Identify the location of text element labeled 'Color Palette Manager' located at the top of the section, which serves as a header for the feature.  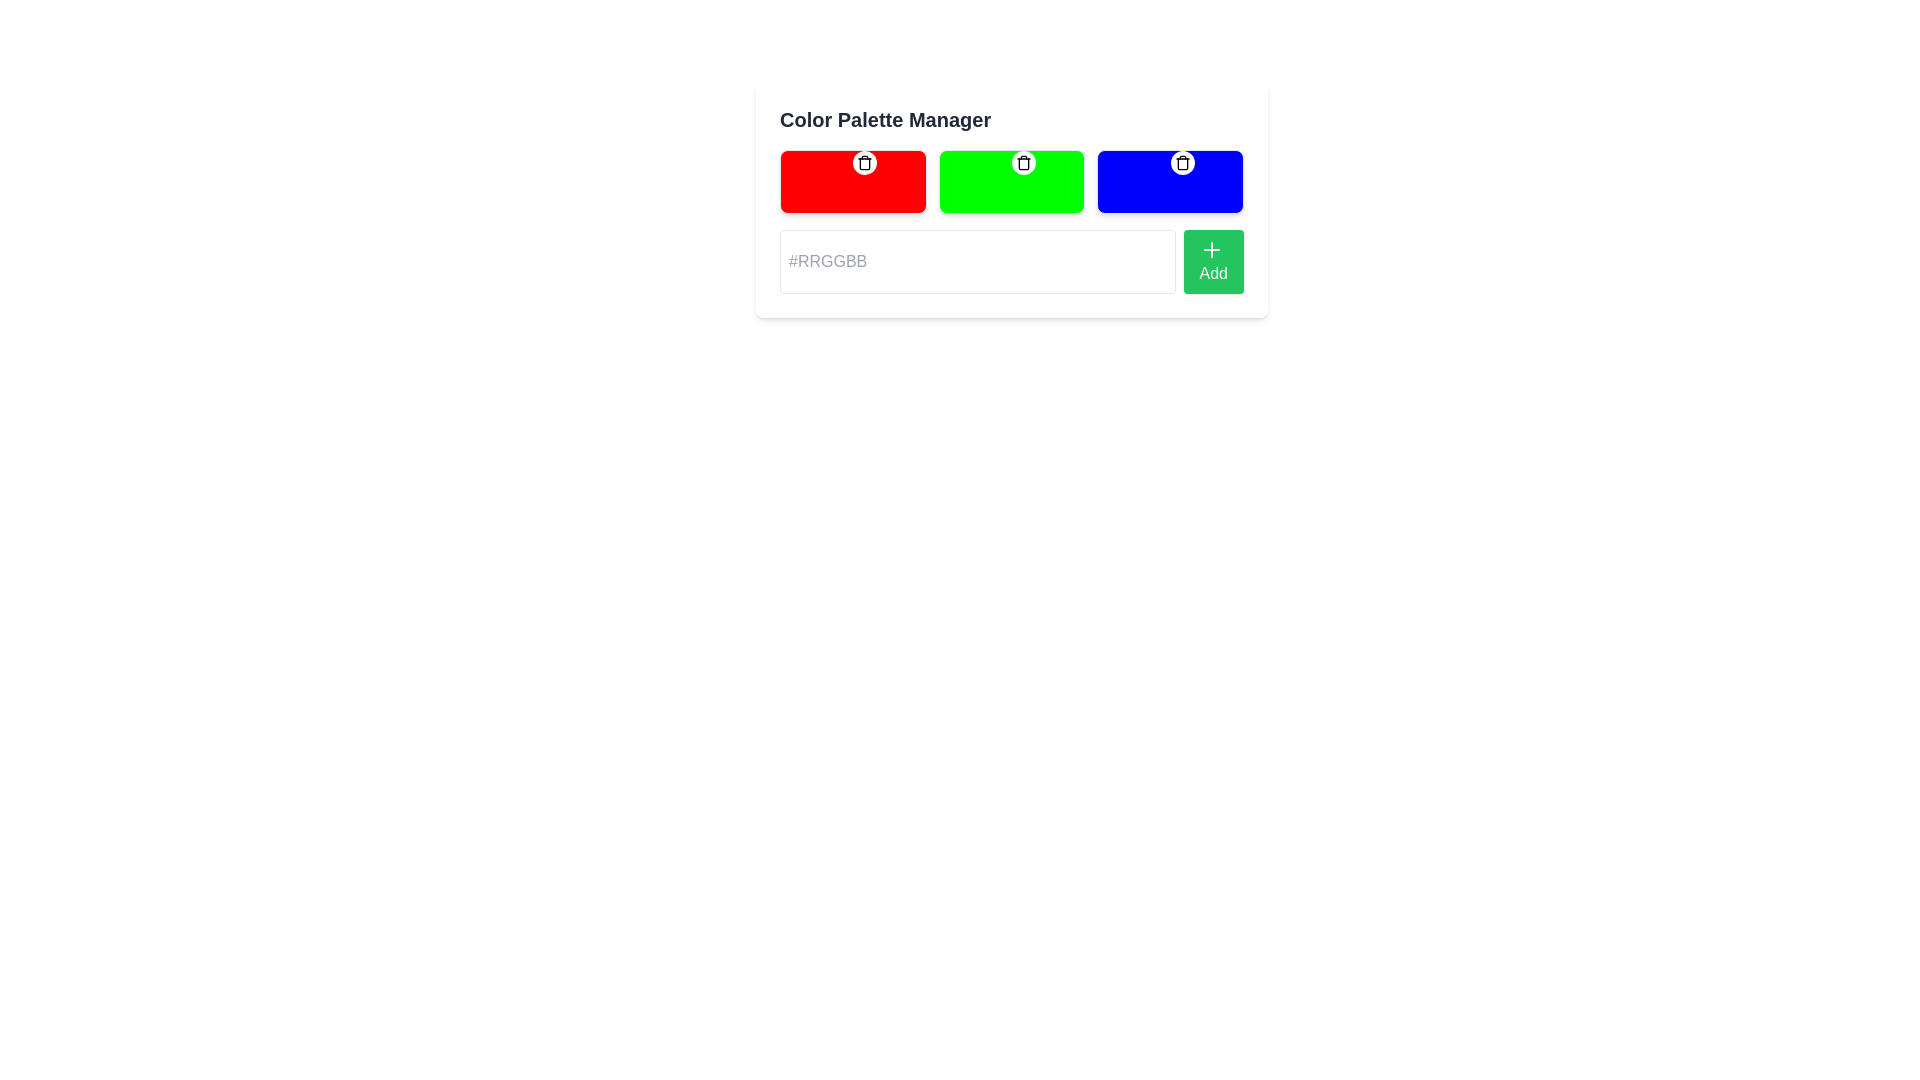
(884, 119).